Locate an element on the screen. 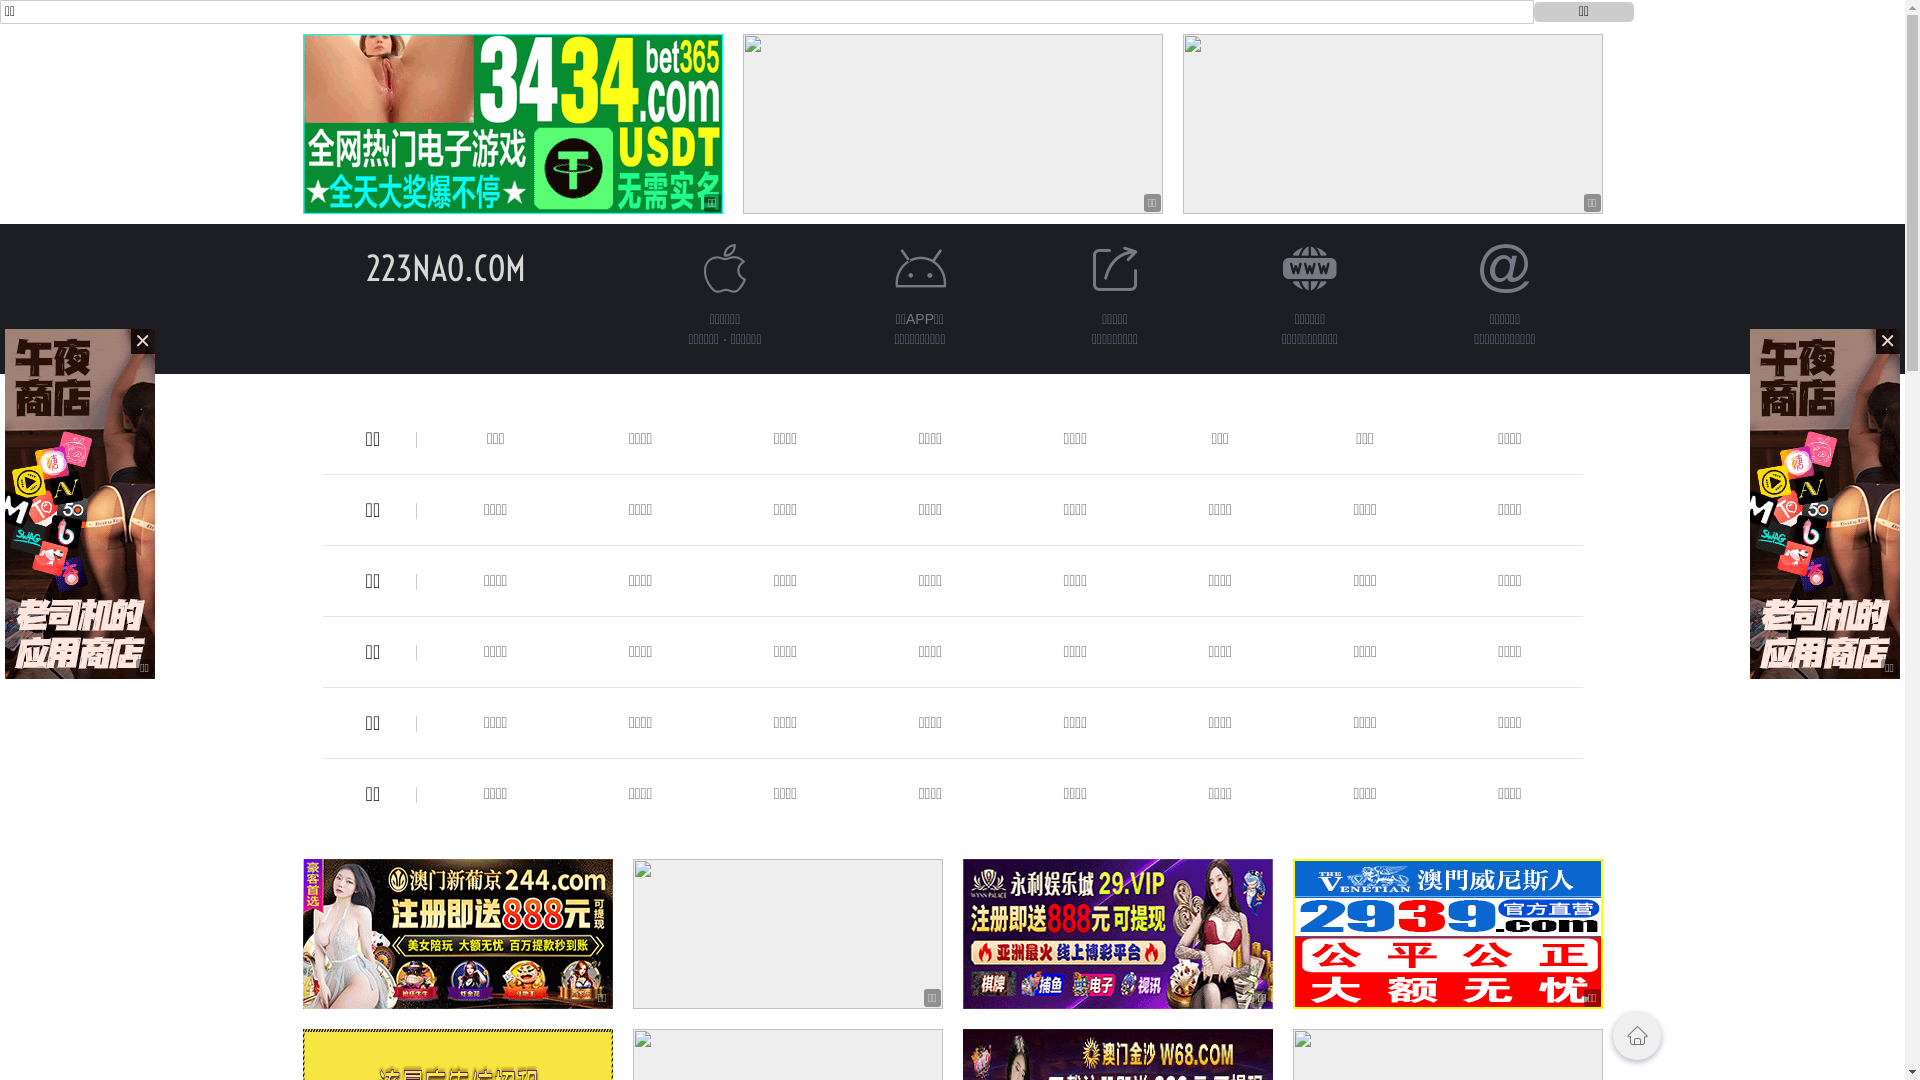 The width and height of the screenshot is (1920, 1080). '223NAO.COM' is located at coordinates (365, 267).